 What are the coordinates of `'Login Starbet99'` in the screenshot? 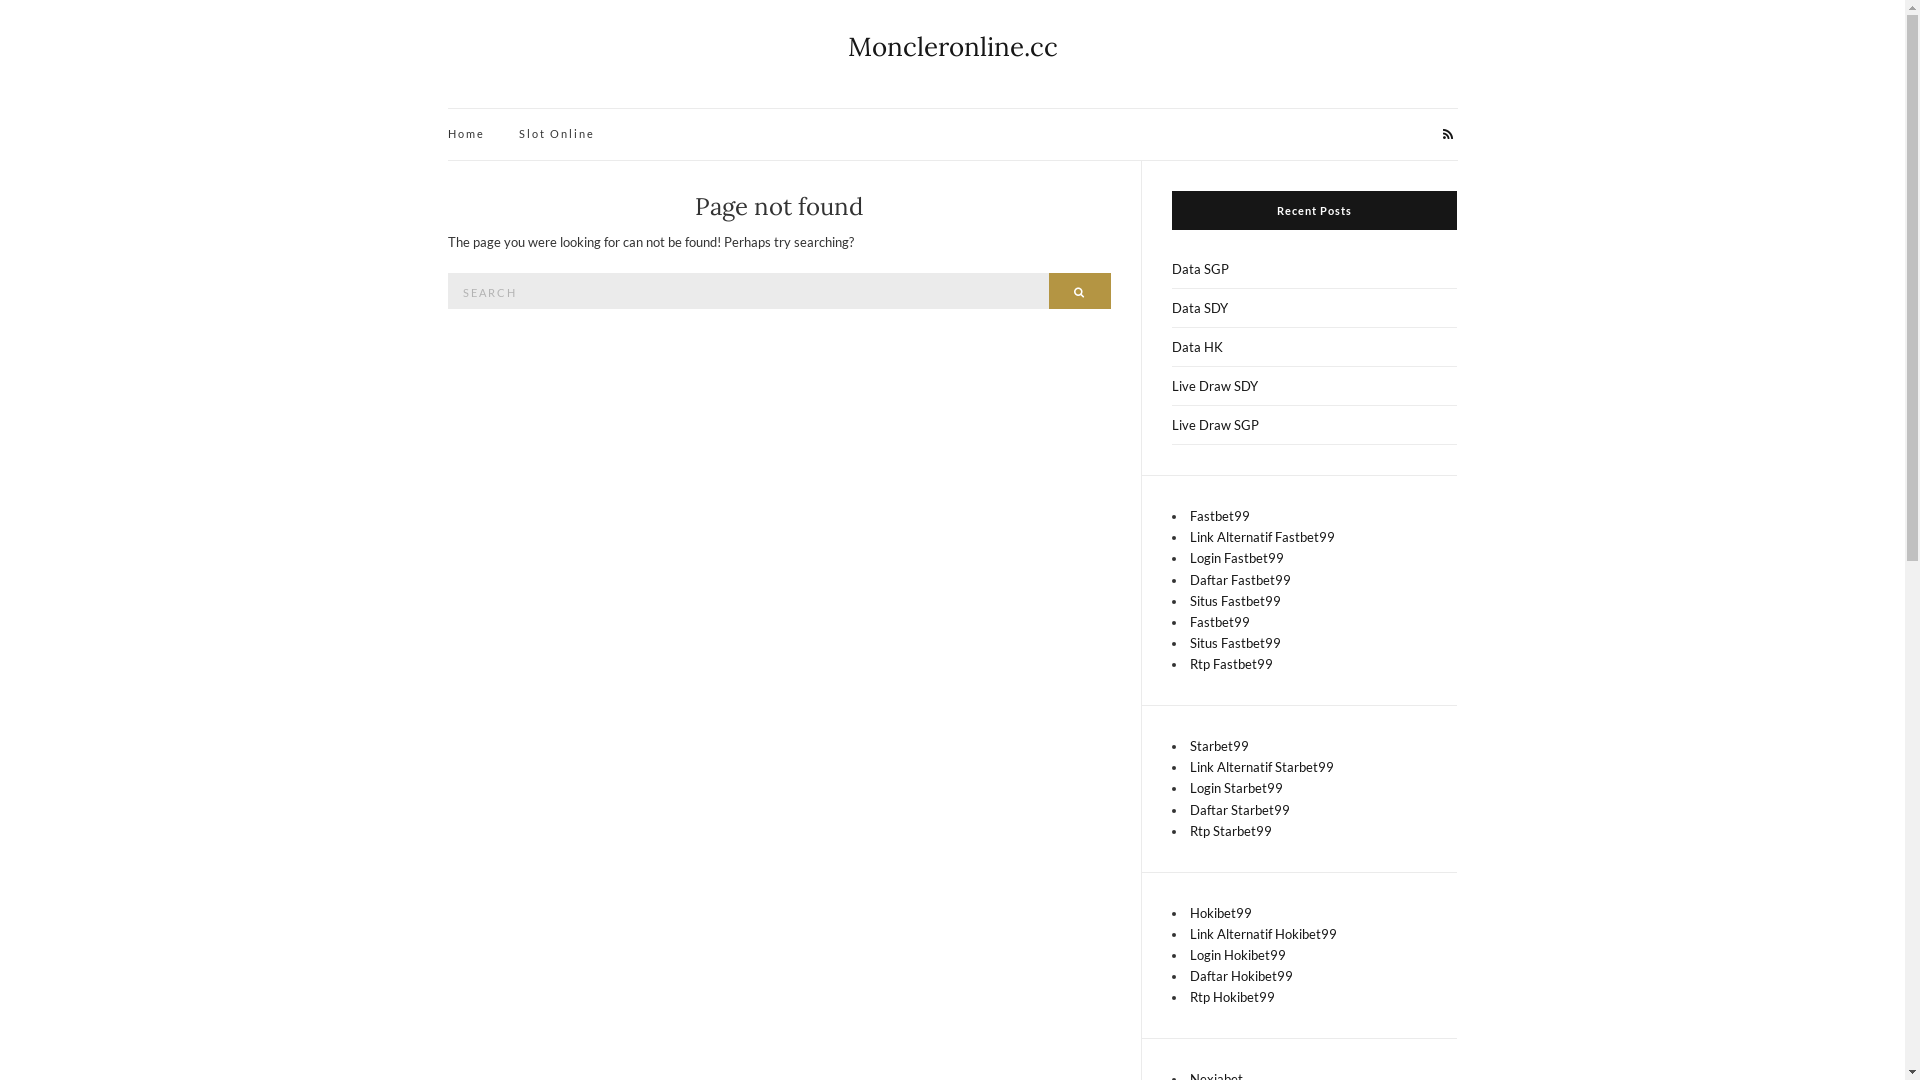 It's located at (1235, 786).